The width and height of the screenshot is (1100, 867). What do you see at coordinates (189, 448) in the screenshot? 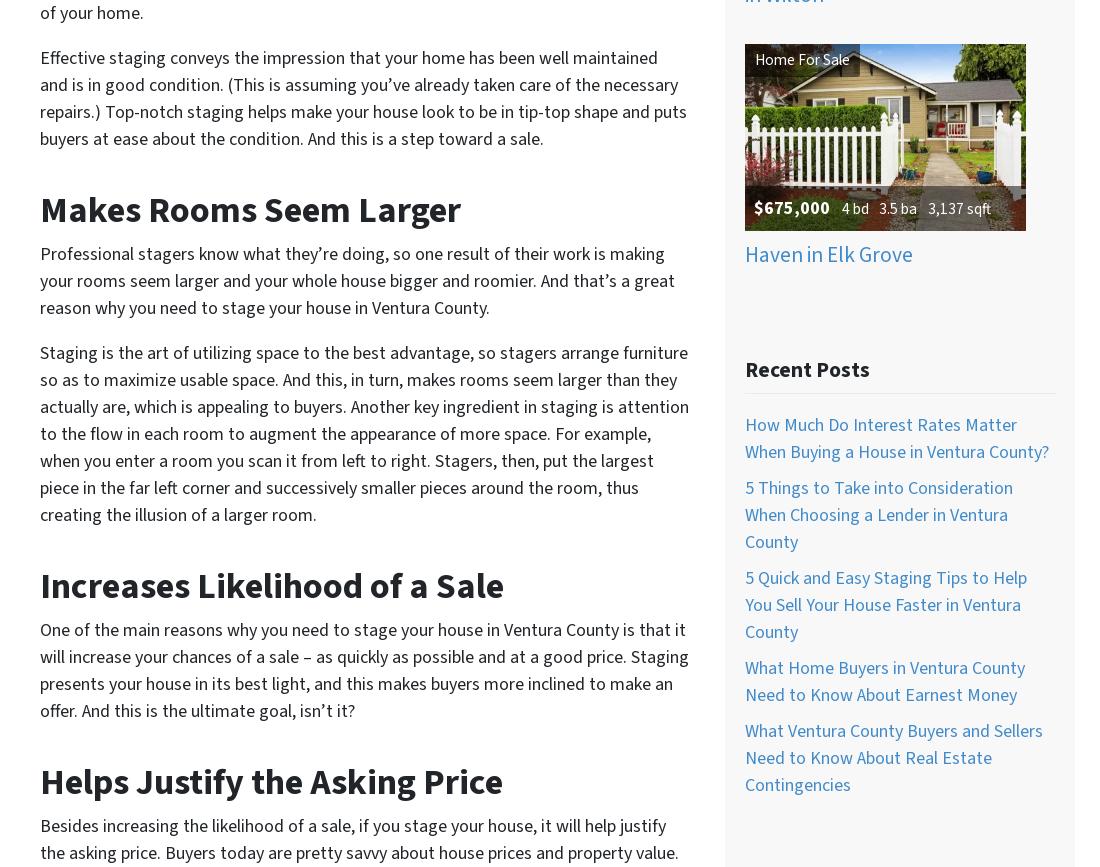
I see `'Real Estate Agents In Santa Paula, California'` at bounding box center [189, 448].